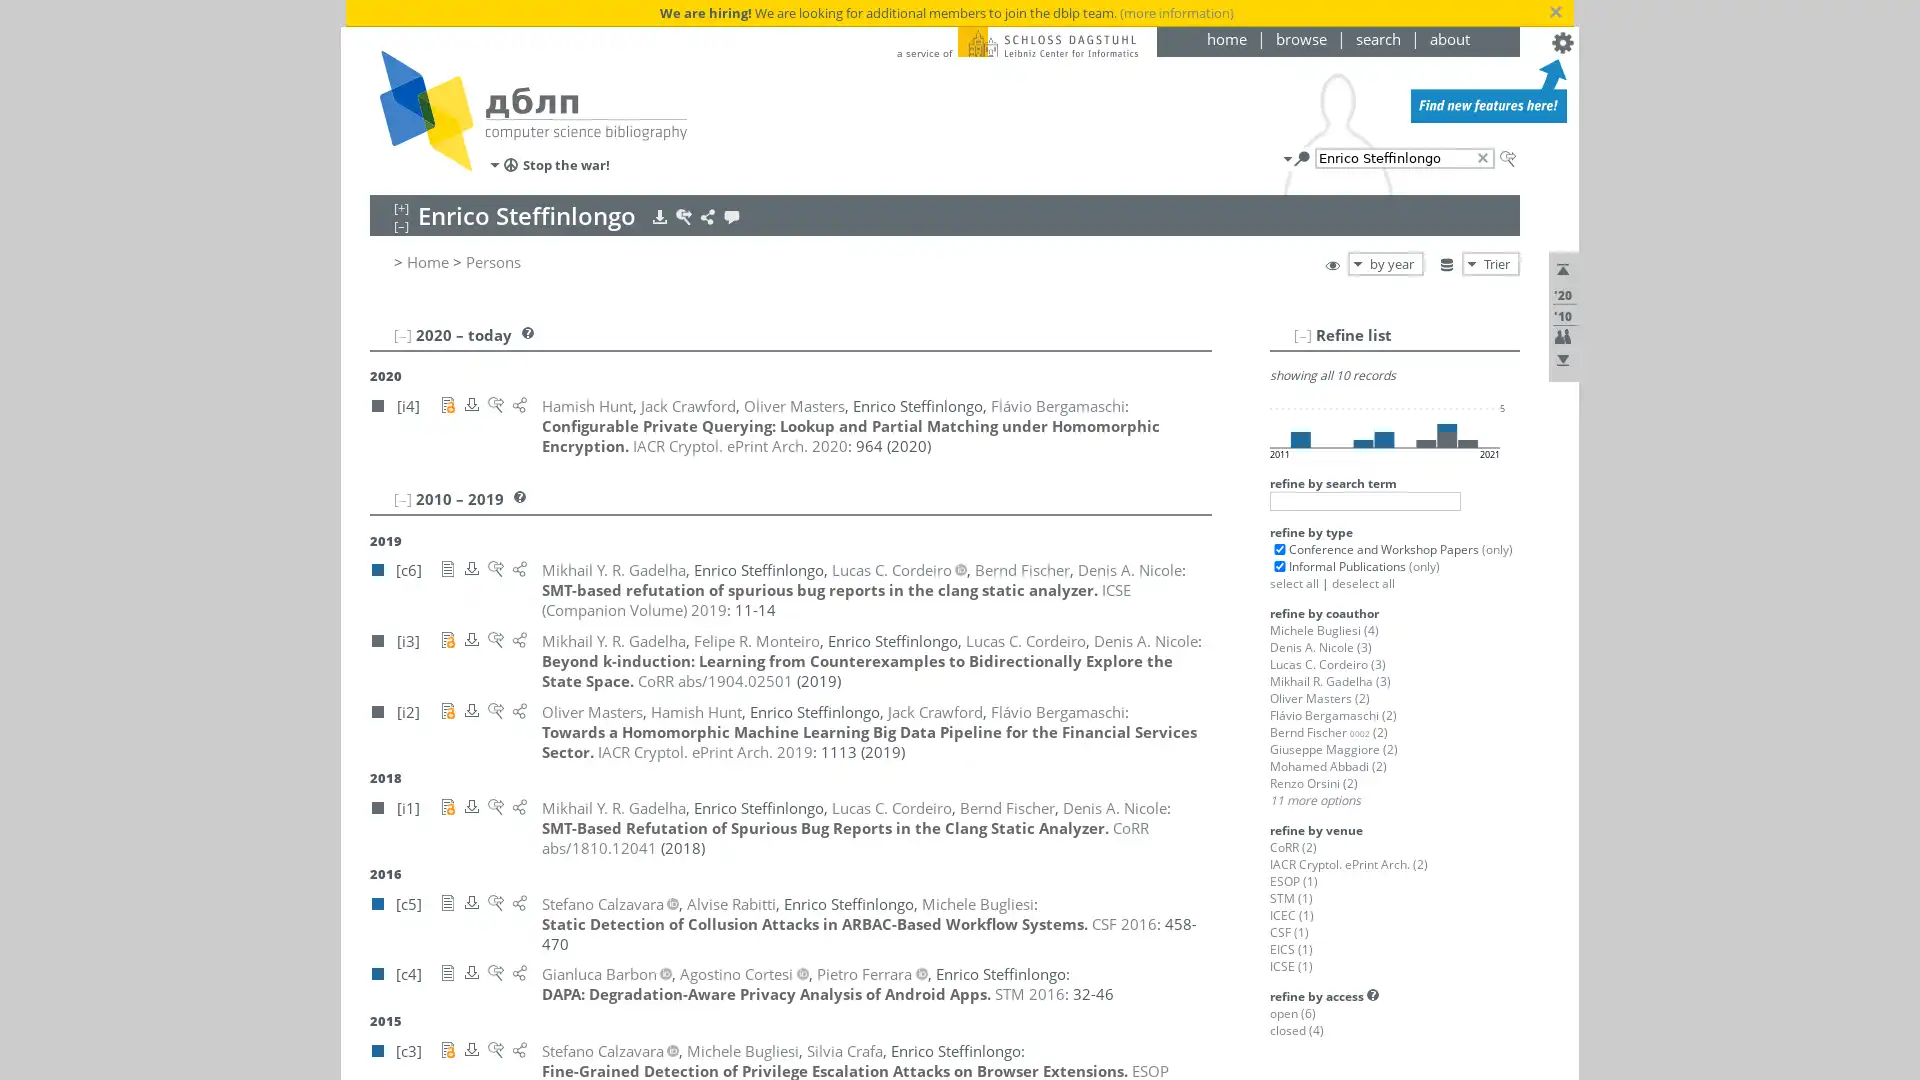  What do you see at coordinates (1291, 897) in the screenshot?
I see `STM (1)` at bounding box center [1291, 897].